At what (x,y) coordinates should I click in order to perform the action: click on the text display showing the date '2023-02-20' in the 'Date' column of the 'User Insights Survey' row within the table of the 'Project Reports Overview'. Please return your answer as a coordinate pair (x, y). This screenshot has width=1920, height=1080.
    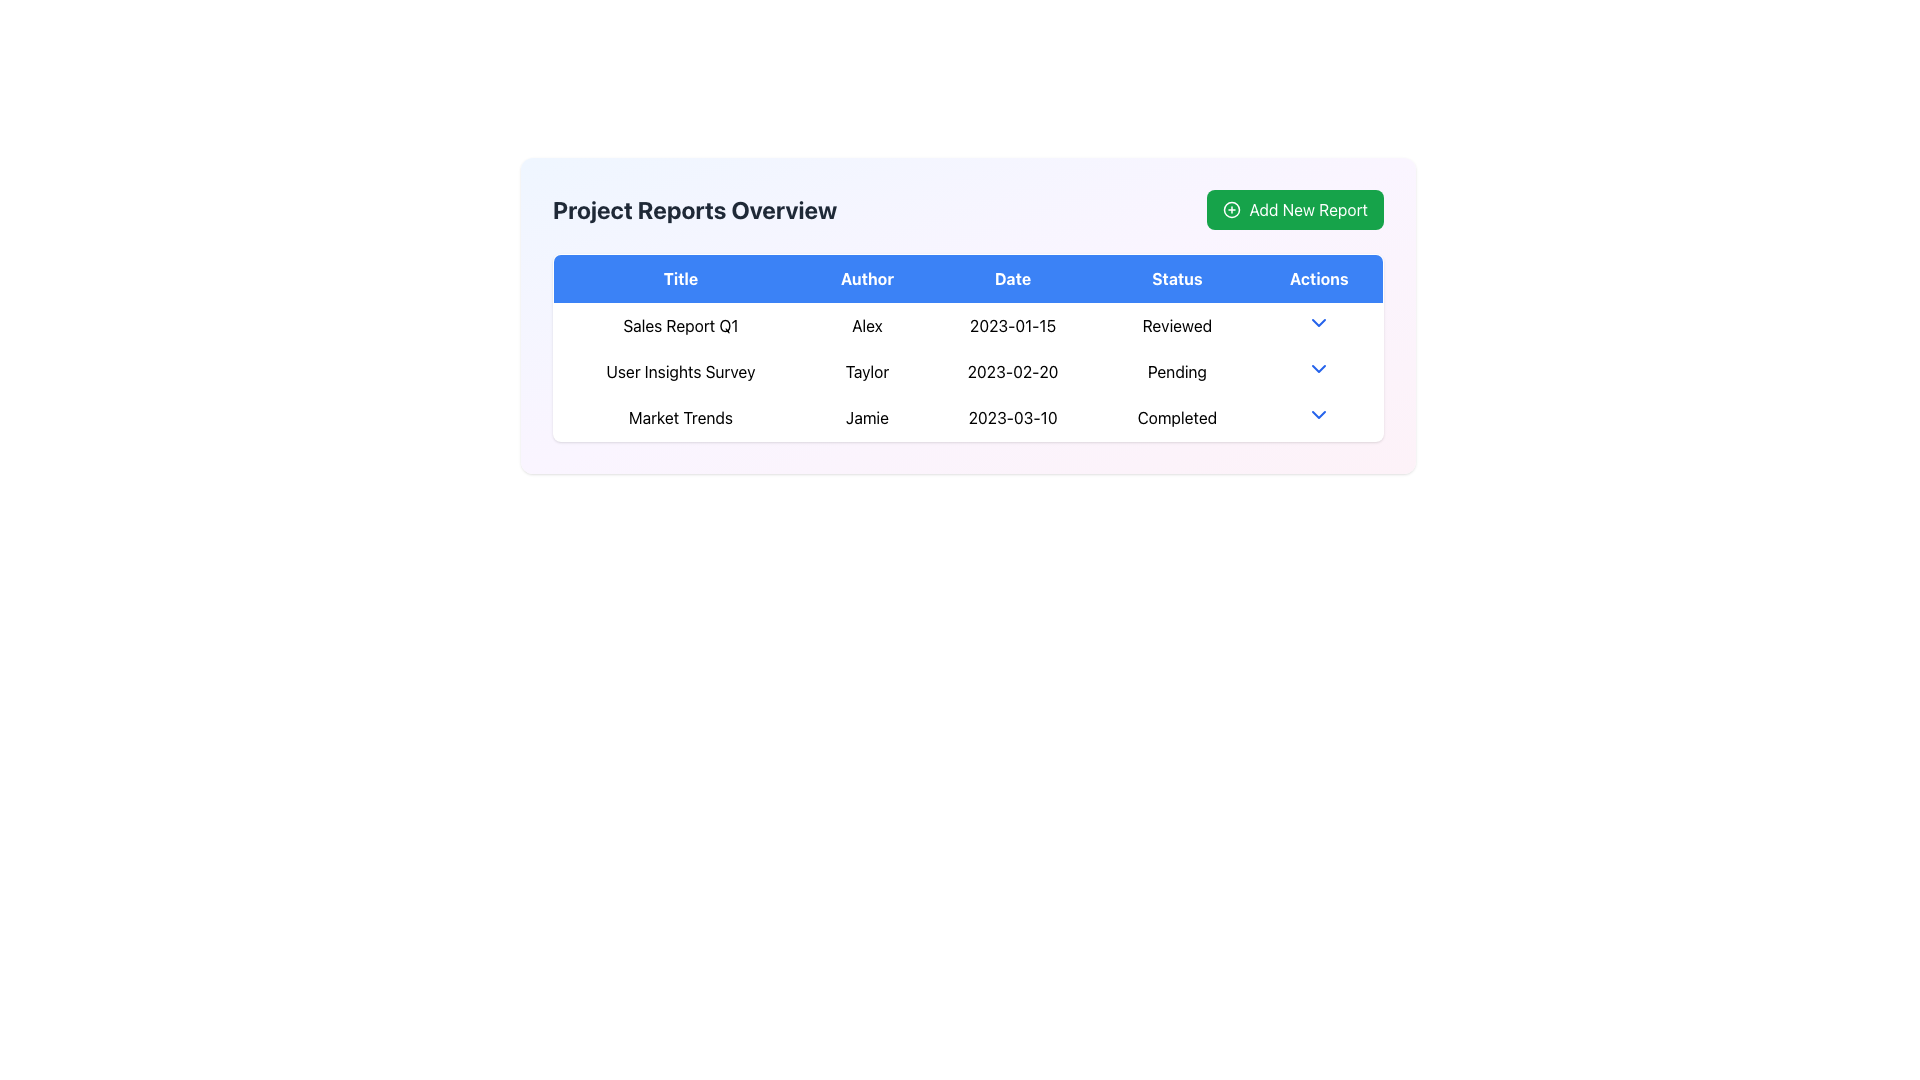
    Looking at the image, I should click on (1012, 371).